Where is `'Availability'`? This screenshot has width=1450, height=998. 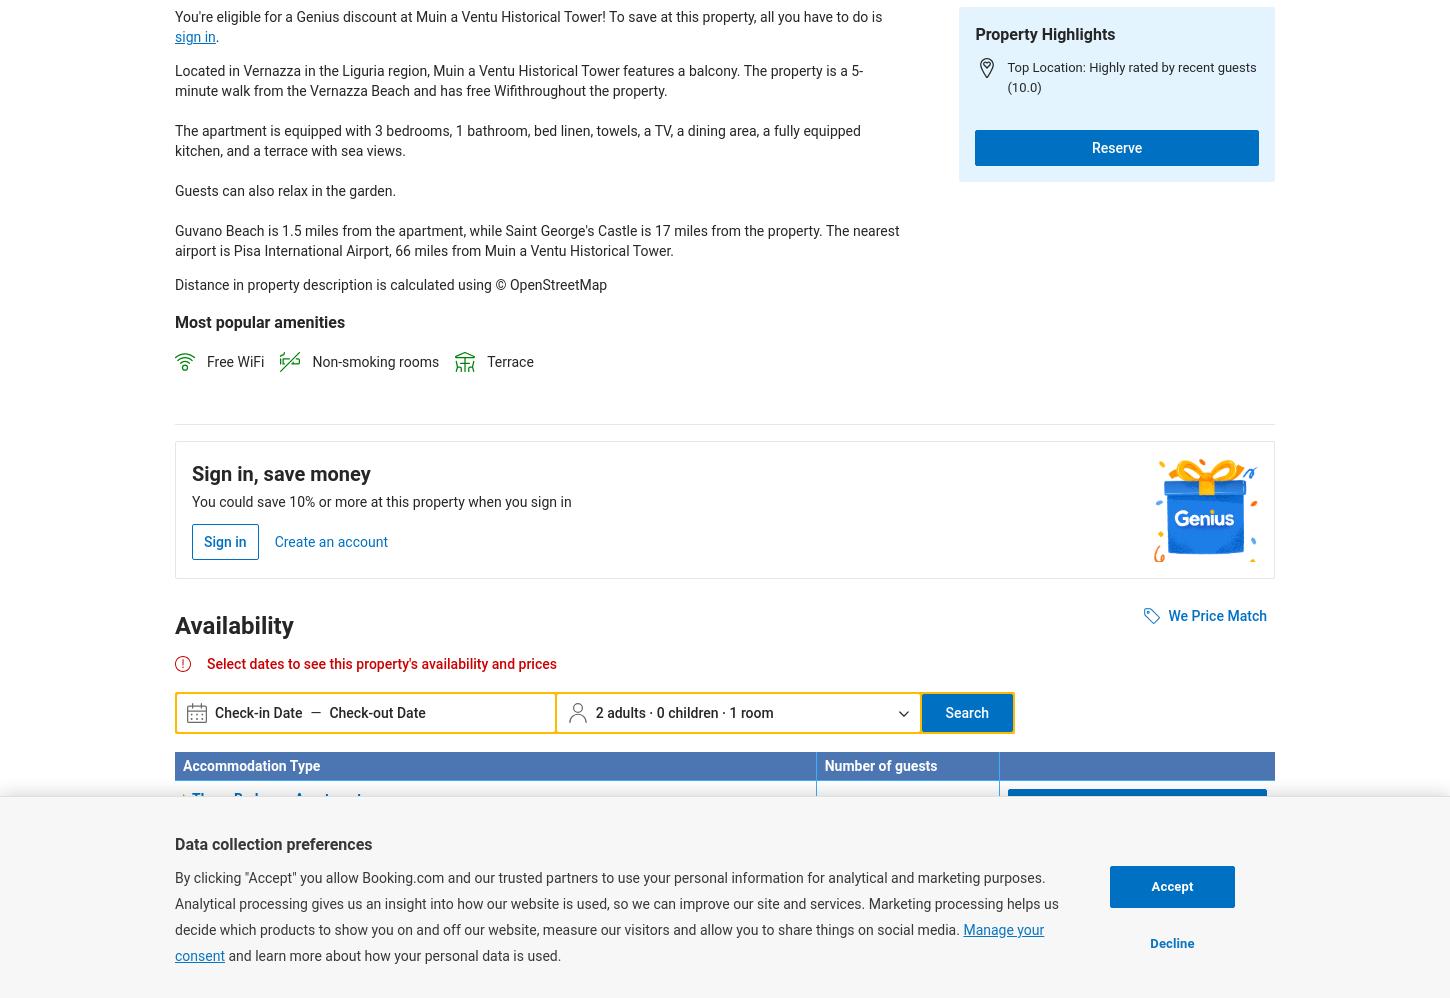 'Availability' is located at coordinates (233, 626).